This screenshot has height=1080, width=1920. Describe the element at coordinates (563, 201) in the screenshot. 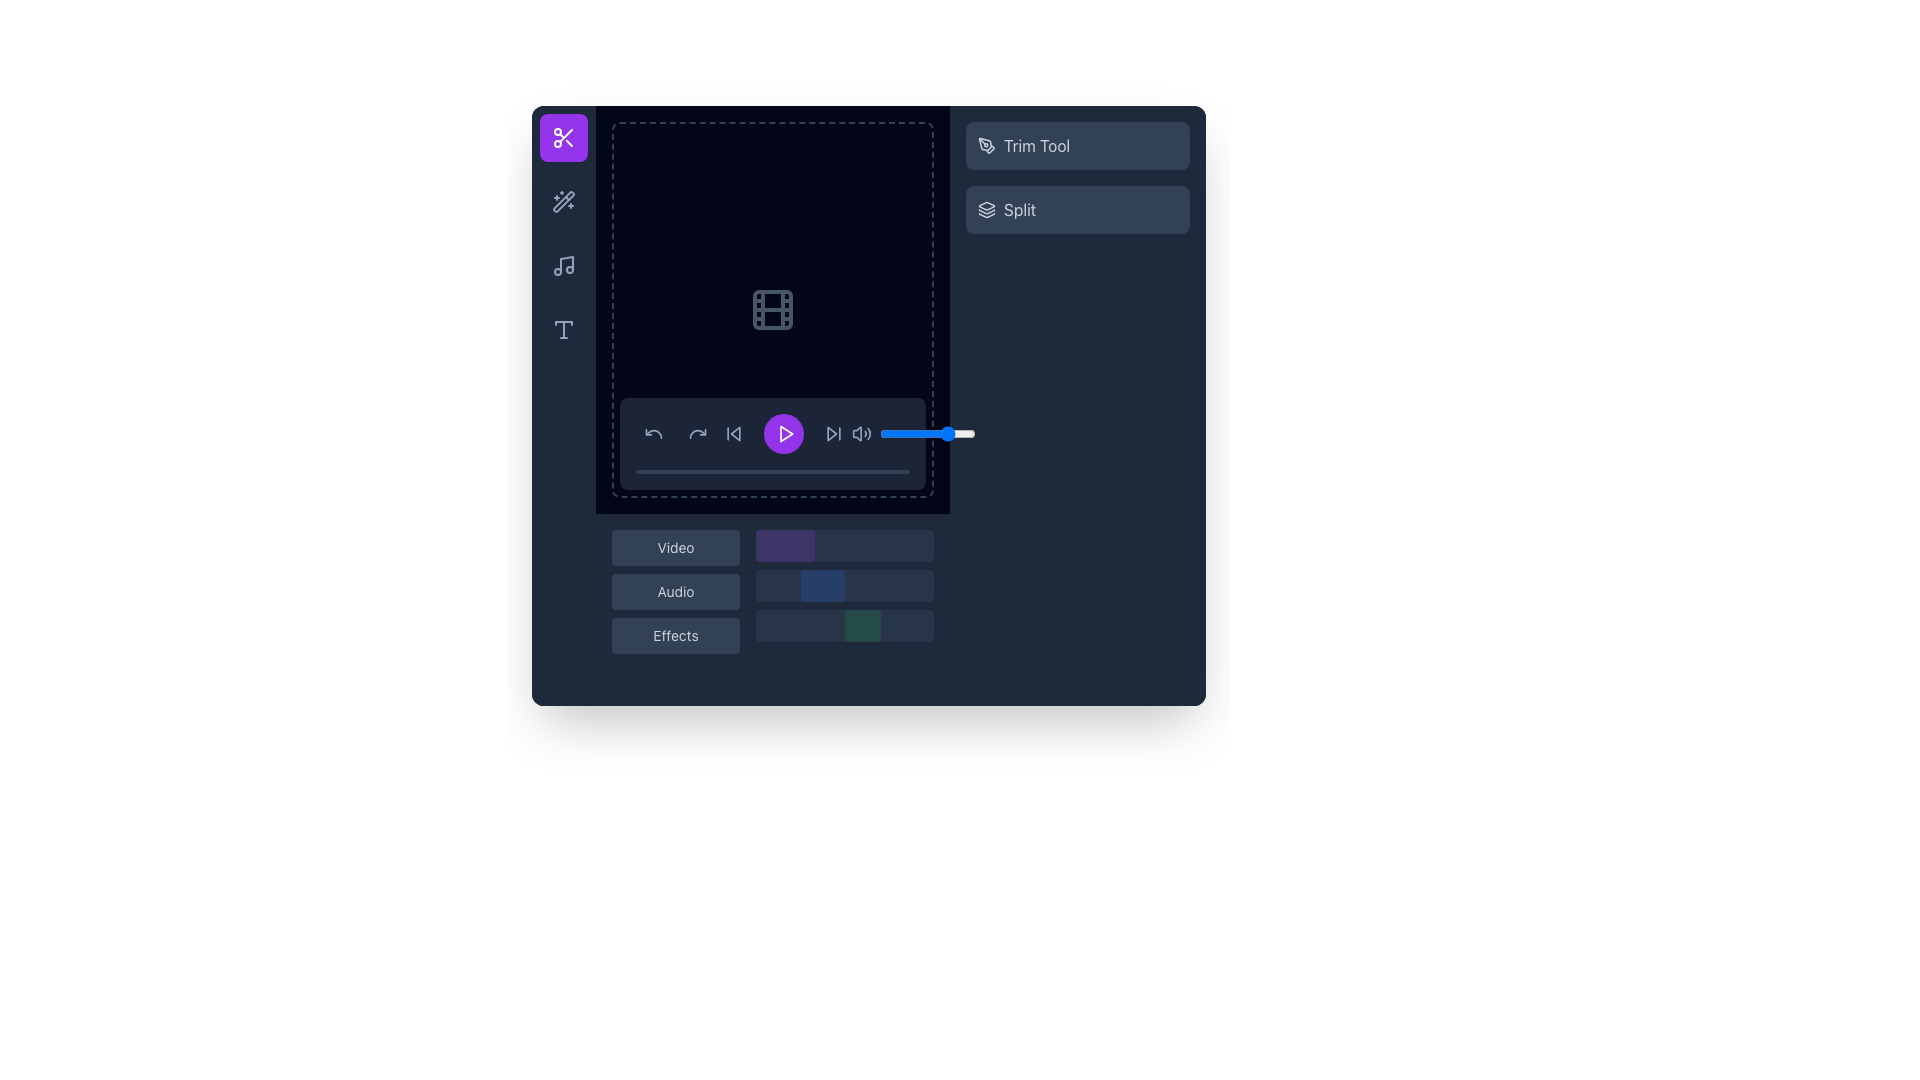

I see `the icon button featuring a wand and sparkles design, located directly below the scissors icon in the left-hand sidebar` at that location.